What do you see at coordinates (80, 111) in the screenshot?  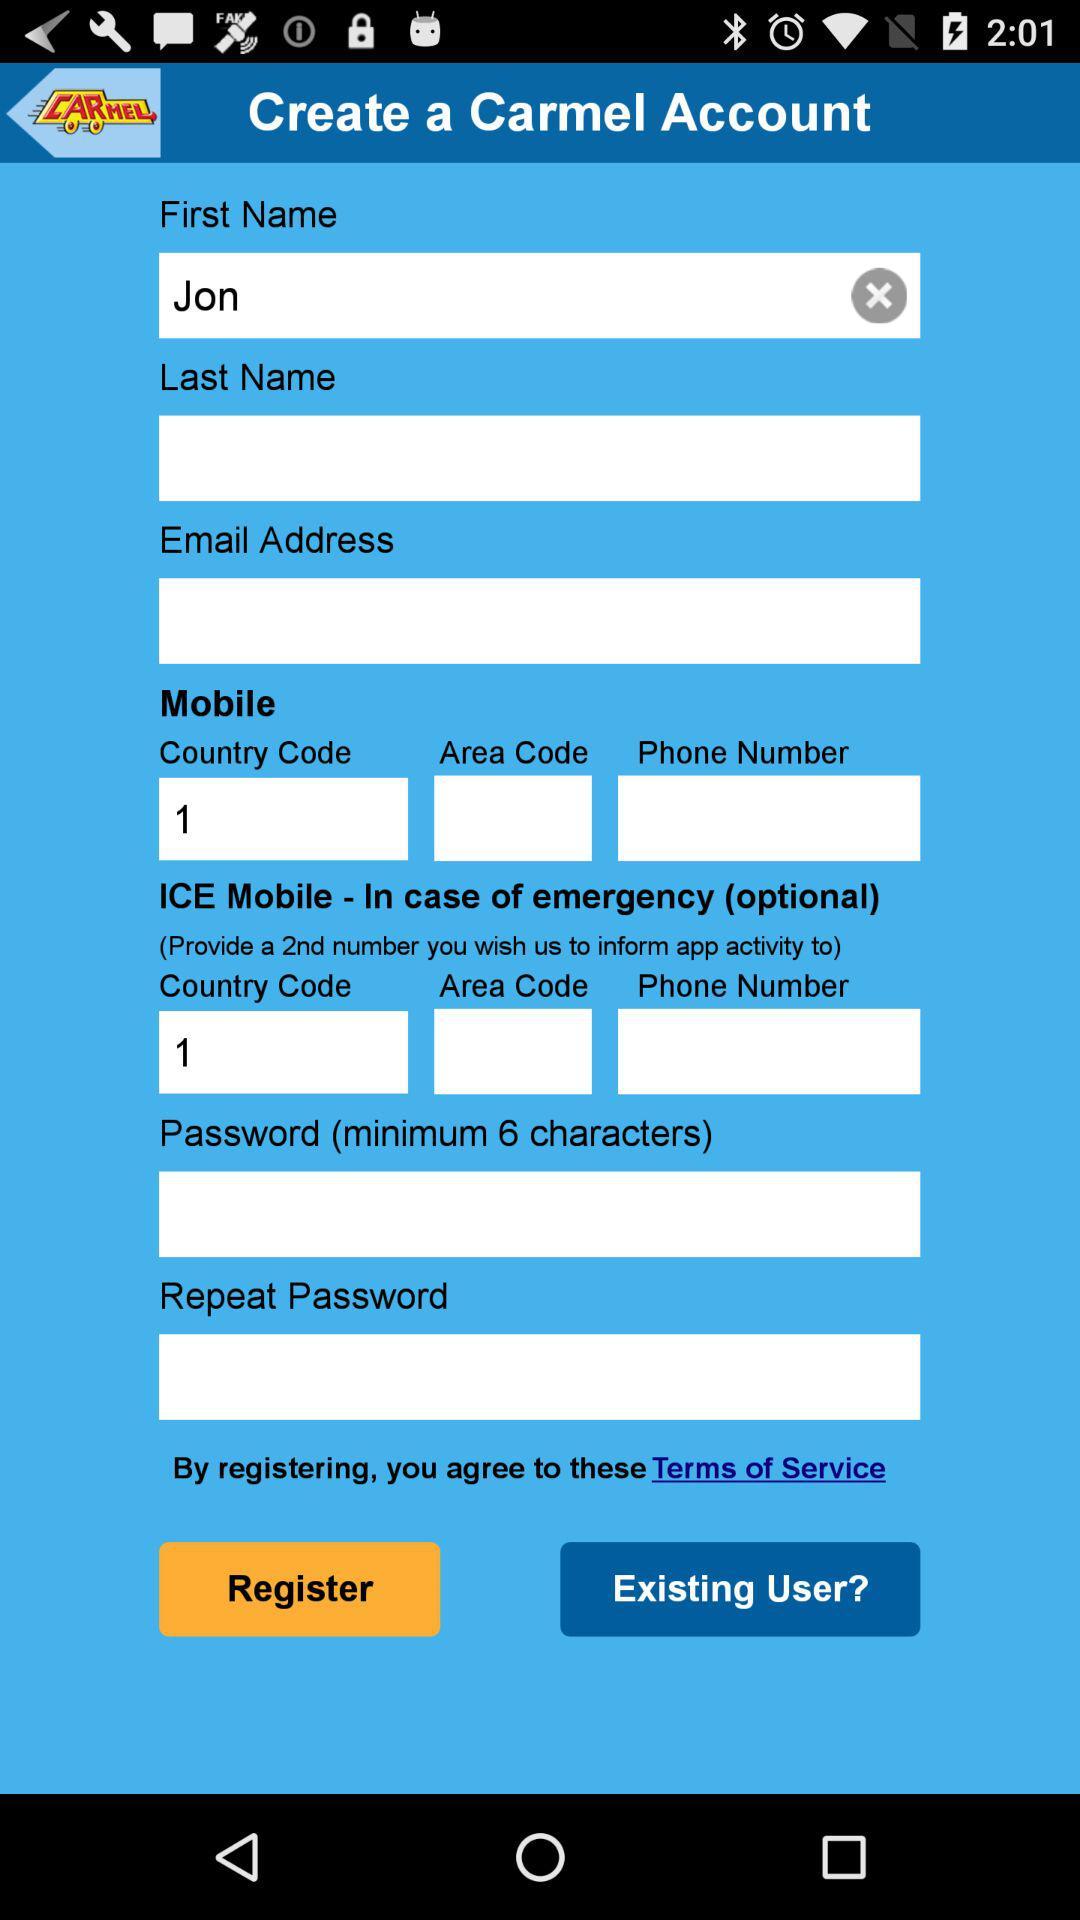 I see `icon to the left of create a carmel item` at bounding box center [80, 111].